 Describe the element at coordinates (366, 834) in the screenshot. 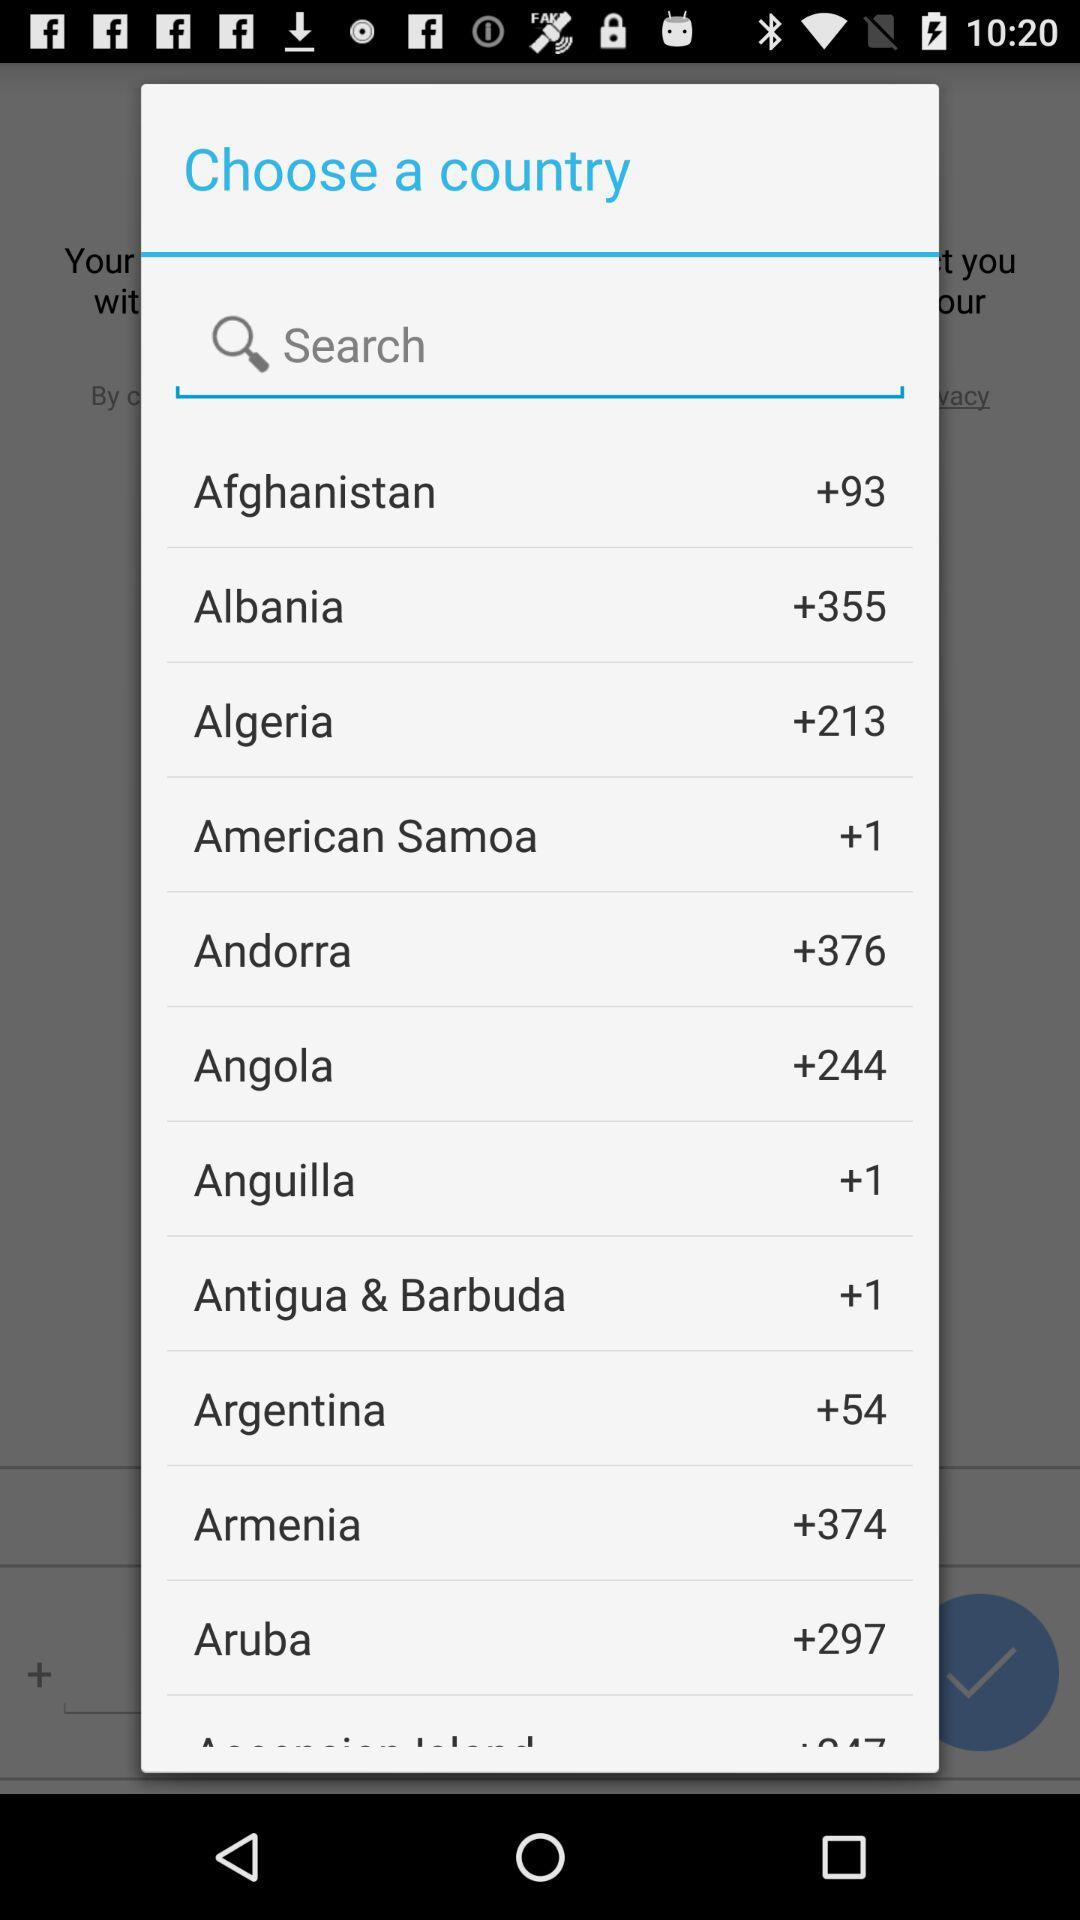

I see `app above andorra item` at that location.